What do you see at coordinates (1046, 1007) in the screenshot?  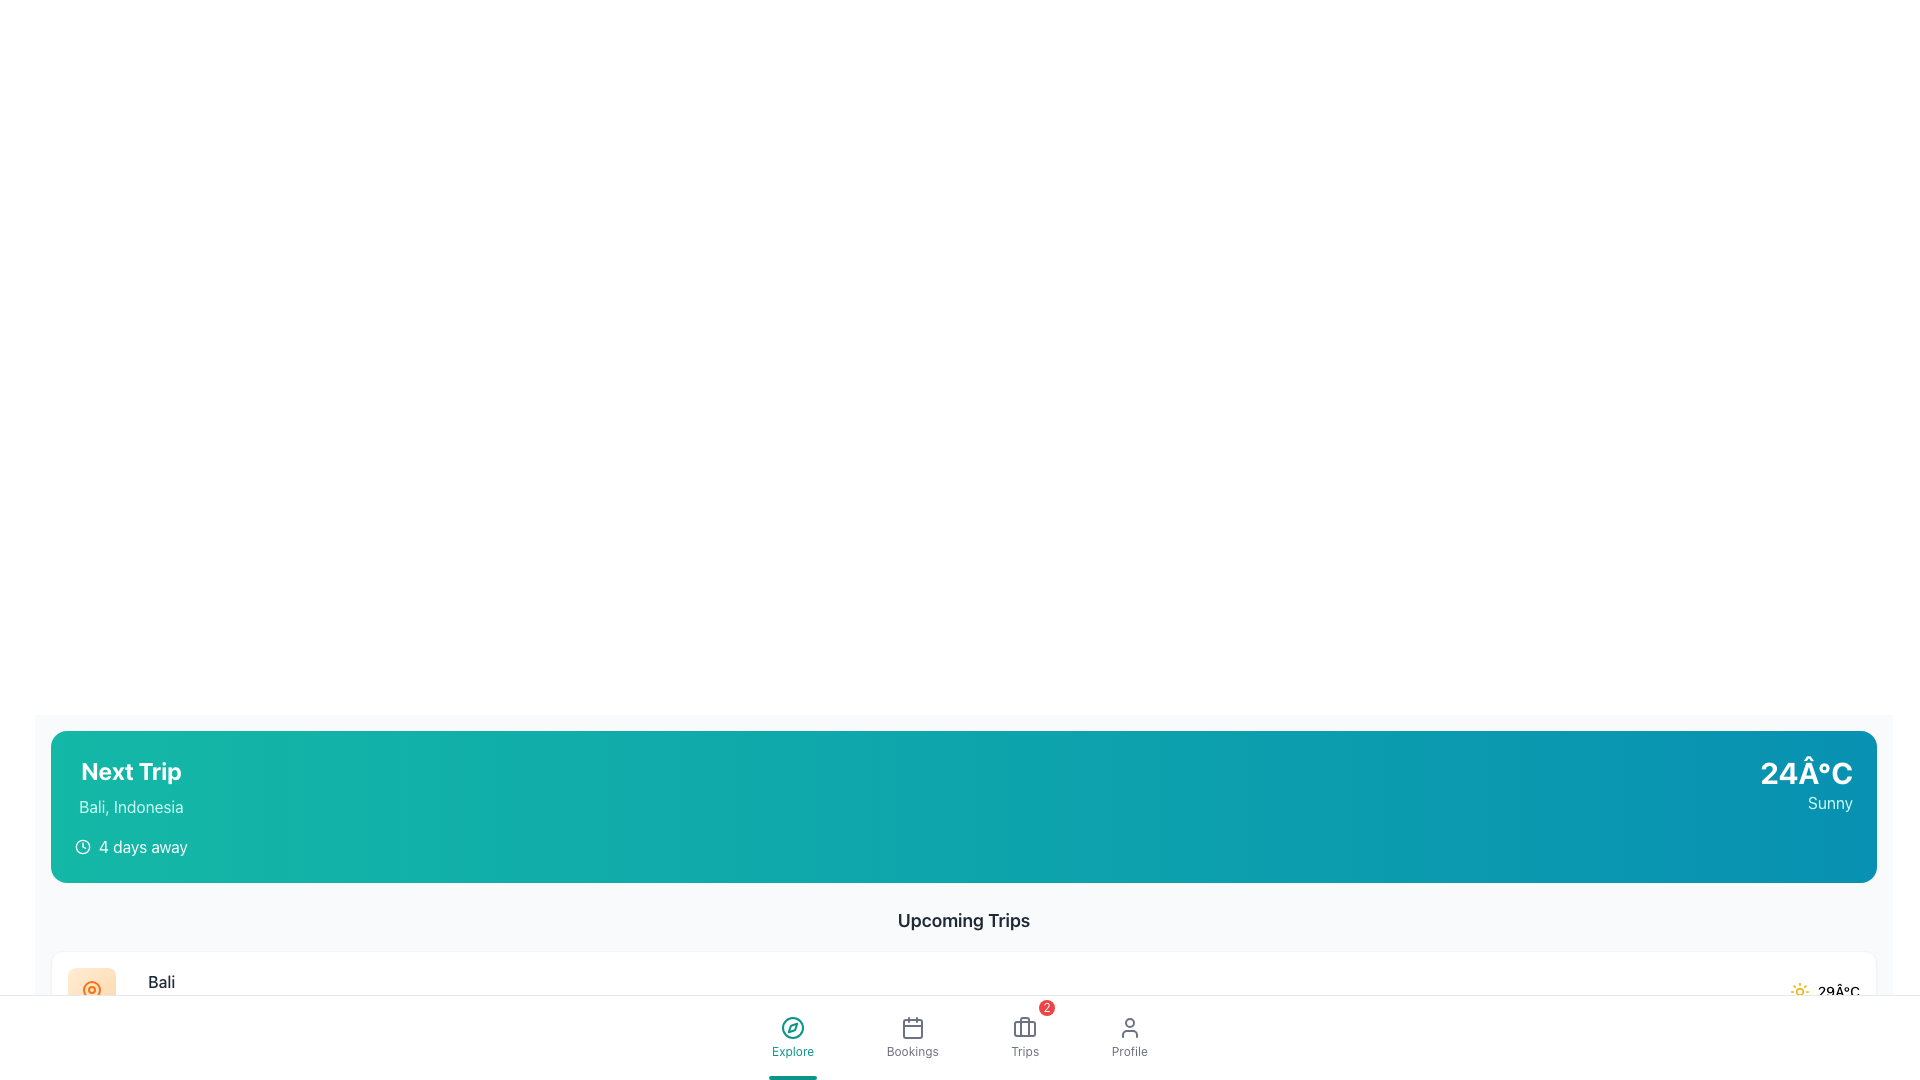 I see `the small circular badge with a red background and white text displaying the number '2', located at the top-right corner of the 'Trips' item in the bottom navigation bar` at bounding box center [1046, 1007].